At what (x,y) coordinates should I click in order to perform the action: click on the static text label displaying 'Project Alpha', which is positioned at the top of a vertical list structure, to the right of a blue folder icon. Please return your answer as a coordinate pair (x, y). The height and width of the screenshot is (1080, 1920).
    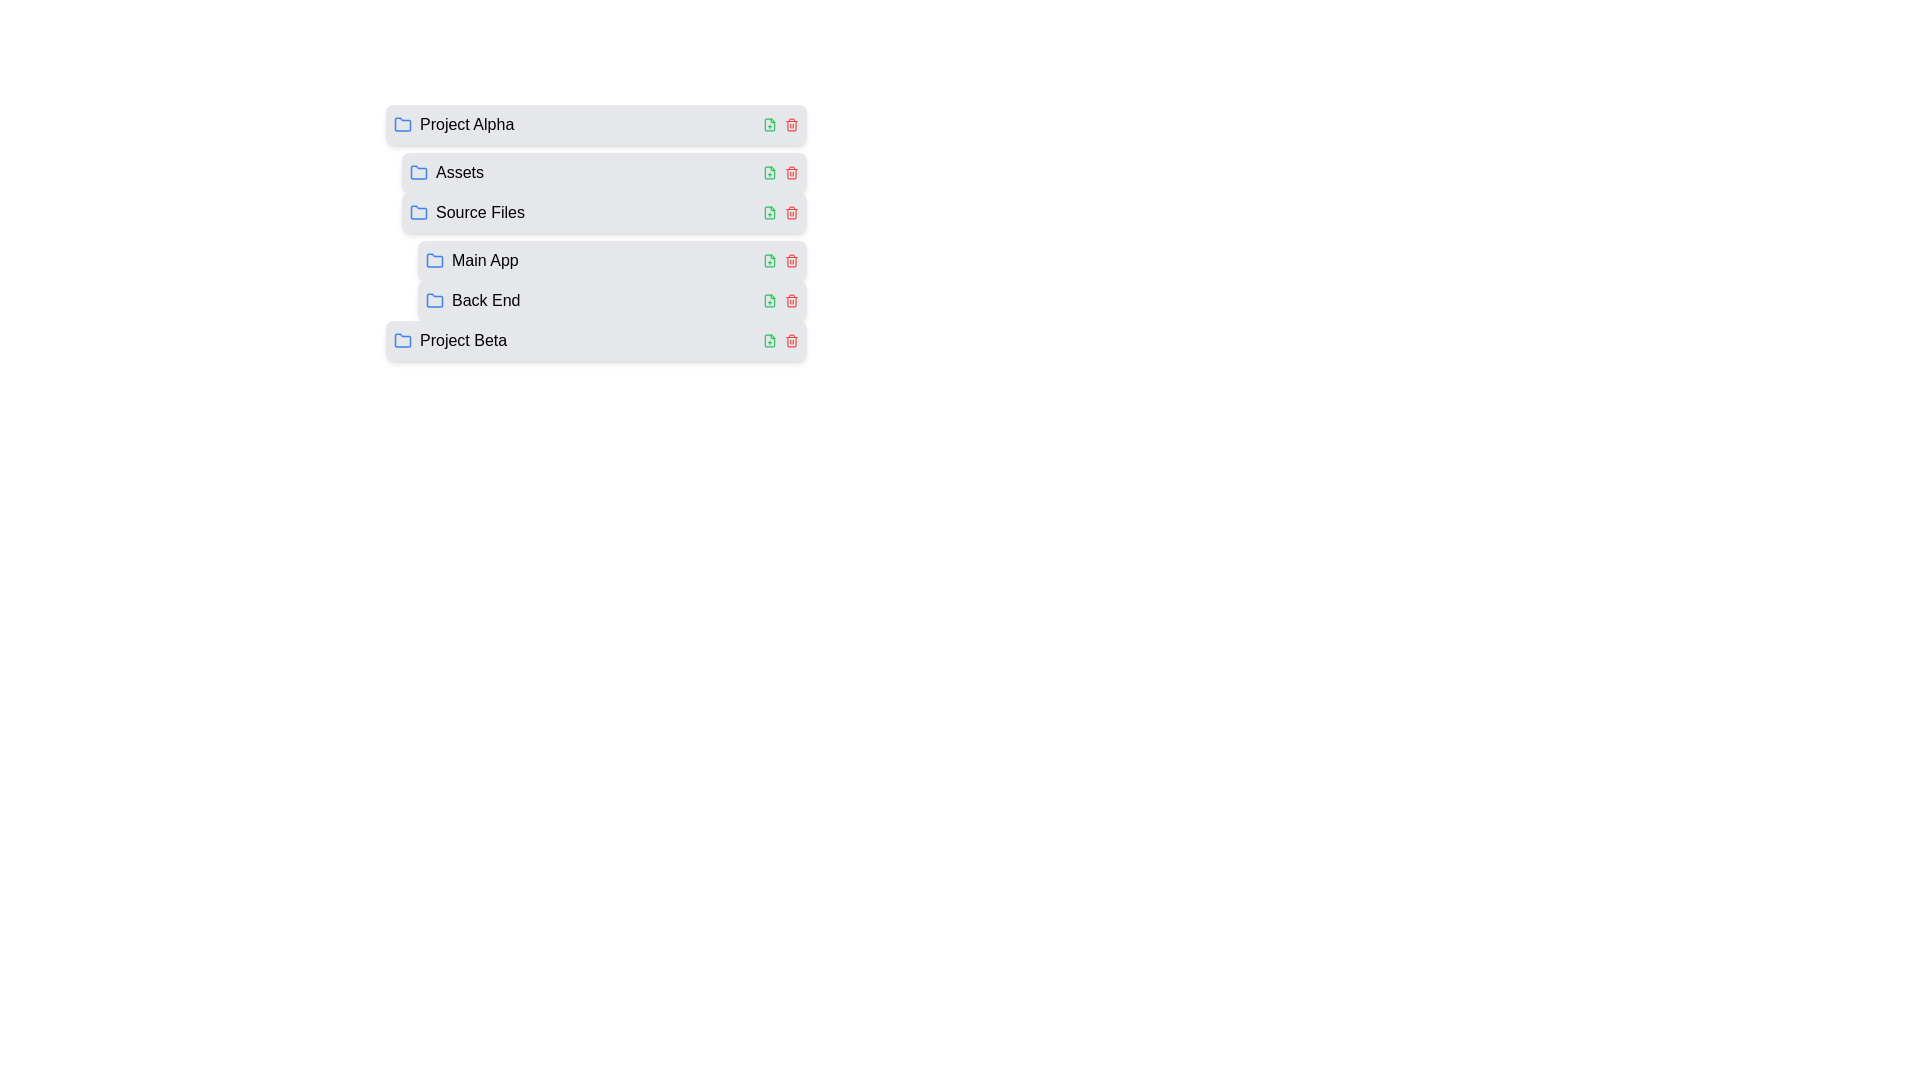
    Looking at the image, I should click on (466, 124).